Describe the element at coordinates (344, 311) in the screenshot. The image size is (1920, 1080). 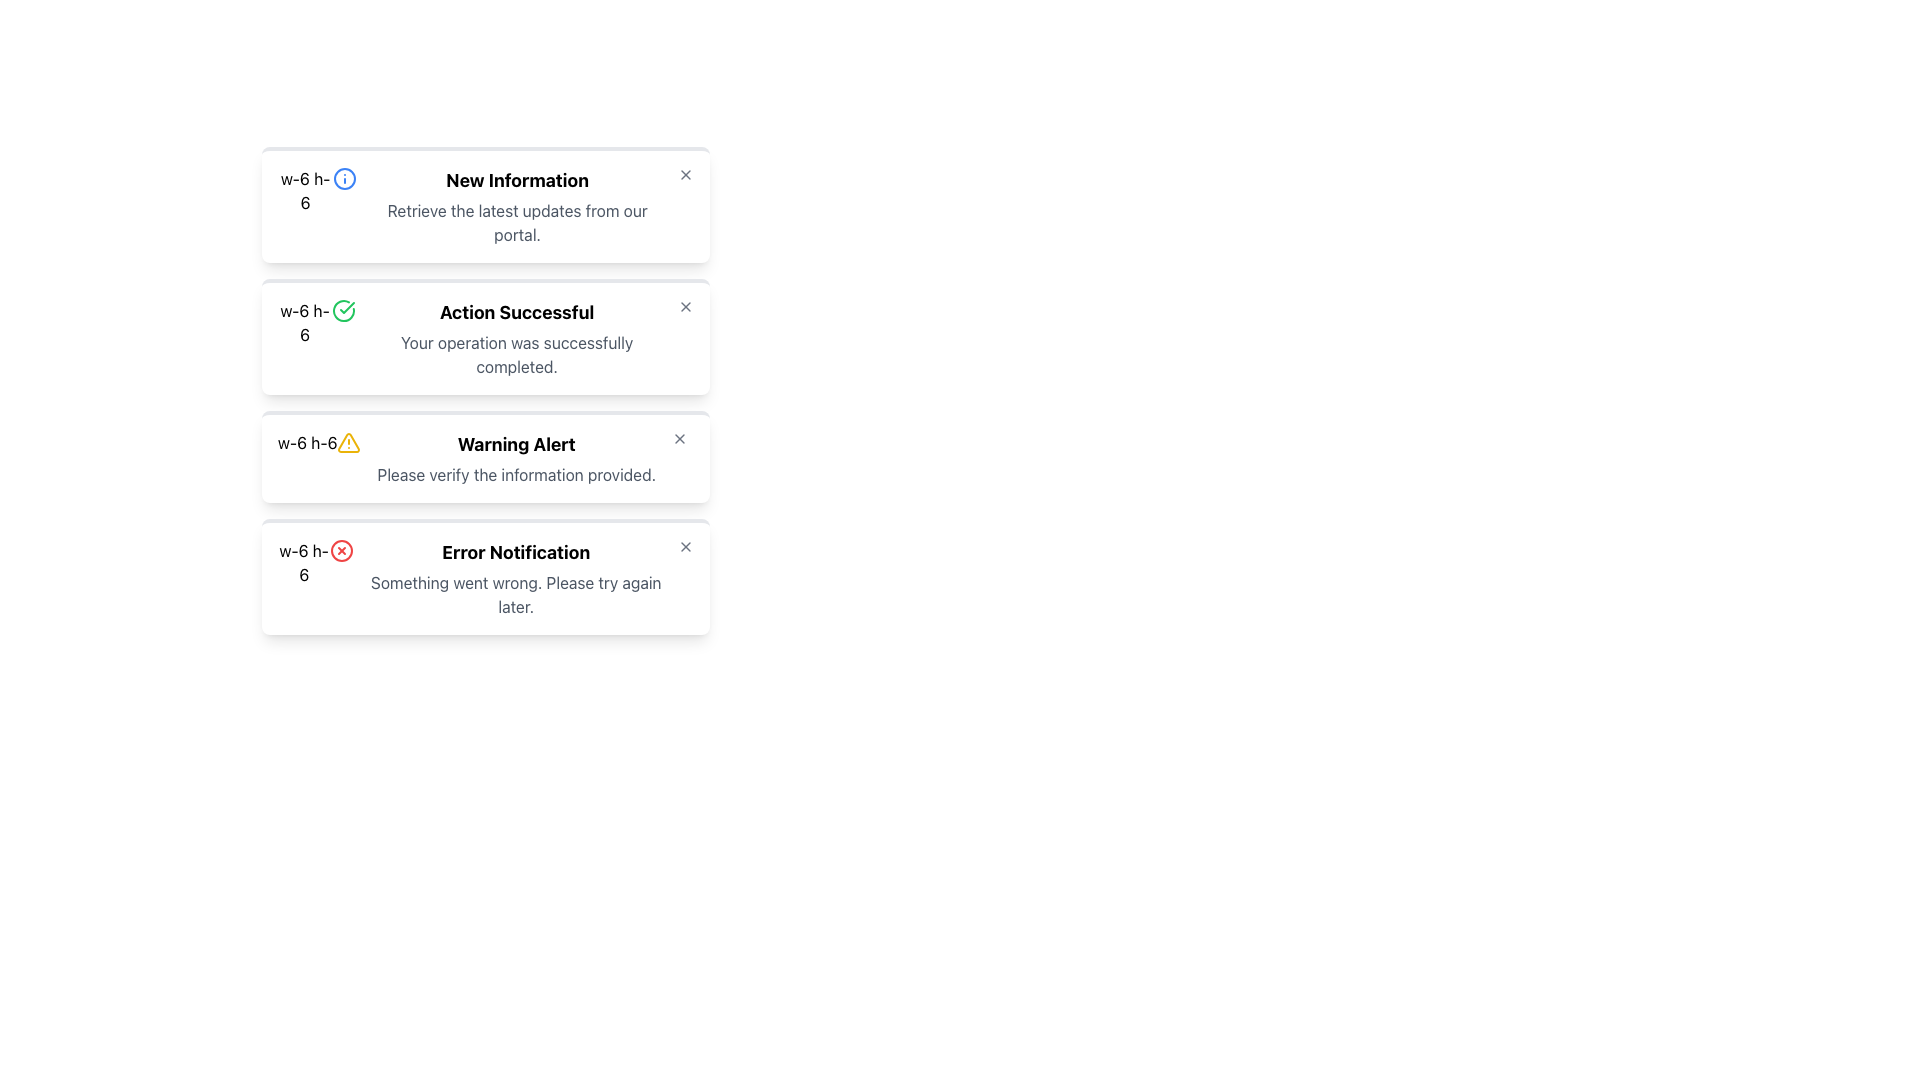
I see `the graphical check icon styled with a green circle and checkmark, located in the notification card with the title 'Action Successful'` at that location.